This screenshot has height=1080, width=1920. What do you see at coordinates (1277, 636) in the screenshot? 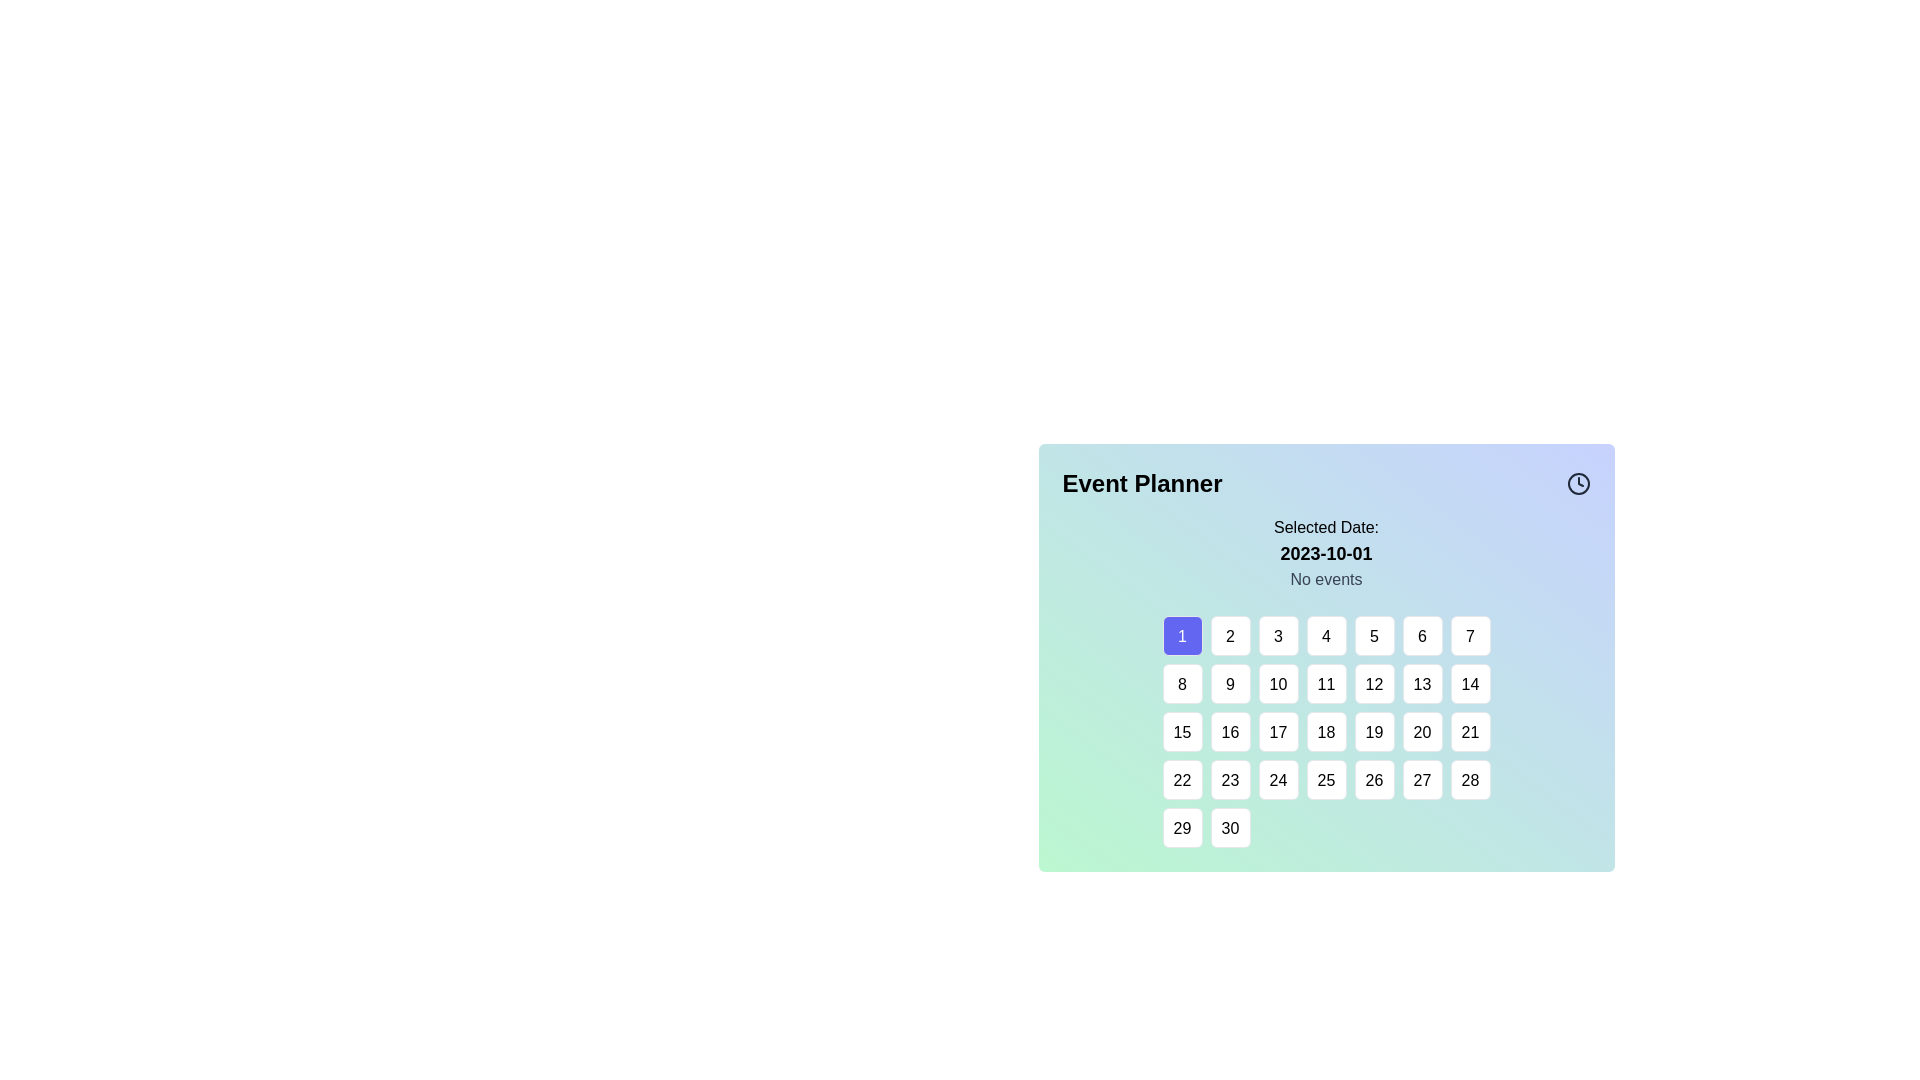
I see `the calendar day button representing the third day` at bounding box center [1277, 636].